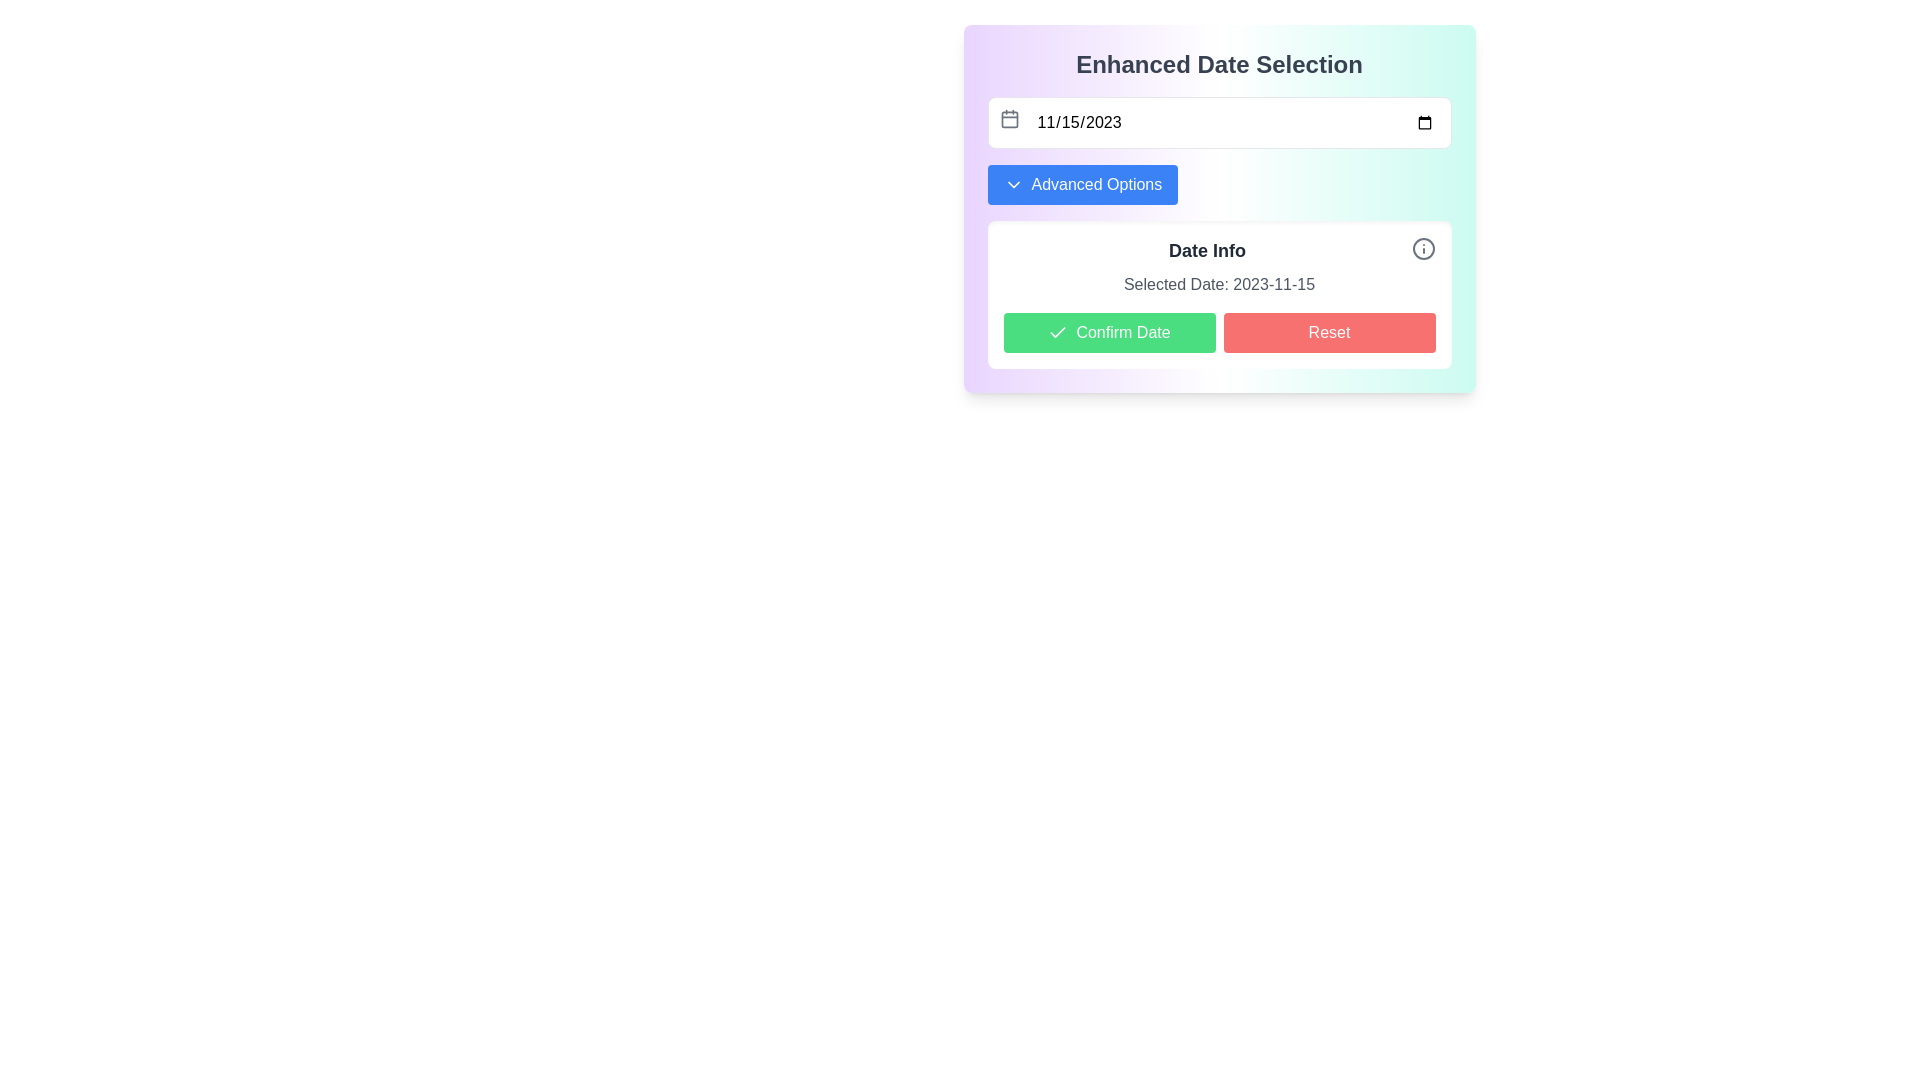 This screenshot has height=1080, width=1920. I want to click on the 'Reset' button, which is a rectangular button with rounded corners, red background, and white text, located under the 'Date Info' section and is the second button from the left, so click(1329, 331).